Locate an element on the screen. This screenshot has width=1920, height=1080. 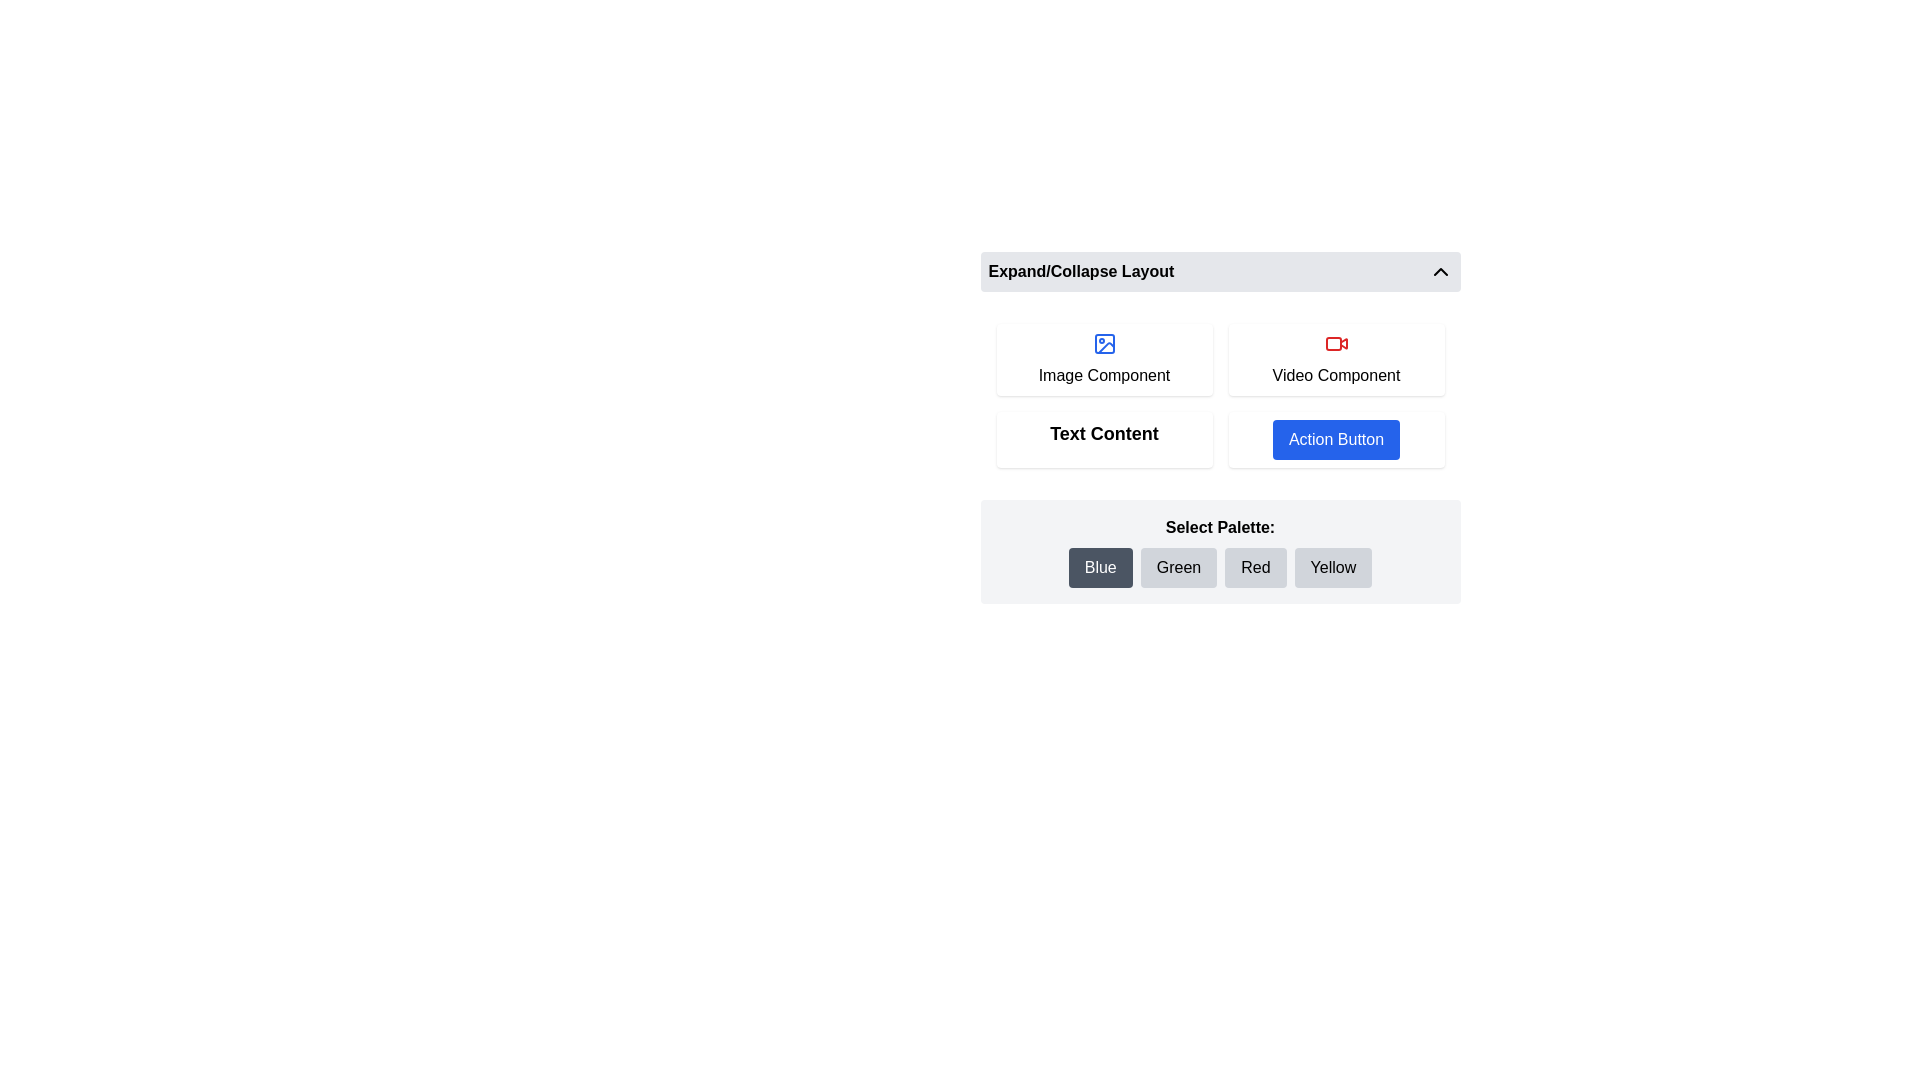
the 'Yellow' button located beneath the 'Select Palette:' section is located at coordinates (1333, 567).